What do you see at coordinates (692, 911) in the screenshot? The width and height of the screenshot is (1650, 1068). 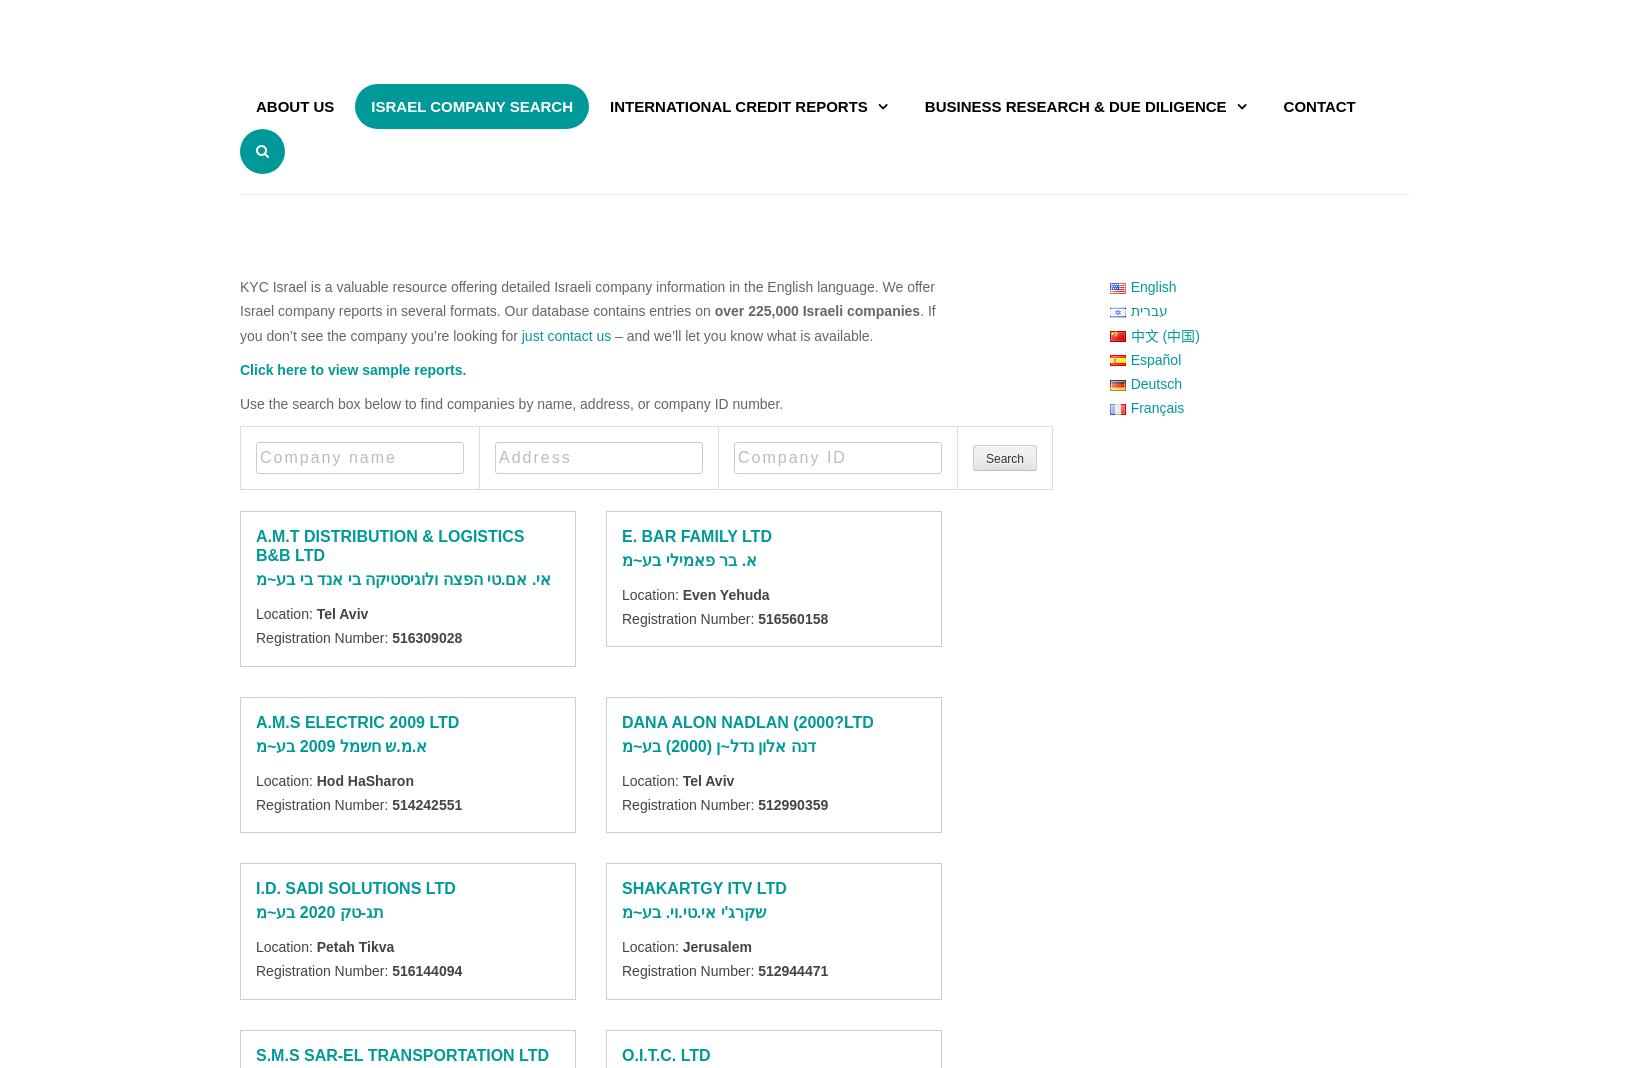 I see `'שקרג'י אי.טי.וי. בע~מ'` at bounding box center [692, 911].